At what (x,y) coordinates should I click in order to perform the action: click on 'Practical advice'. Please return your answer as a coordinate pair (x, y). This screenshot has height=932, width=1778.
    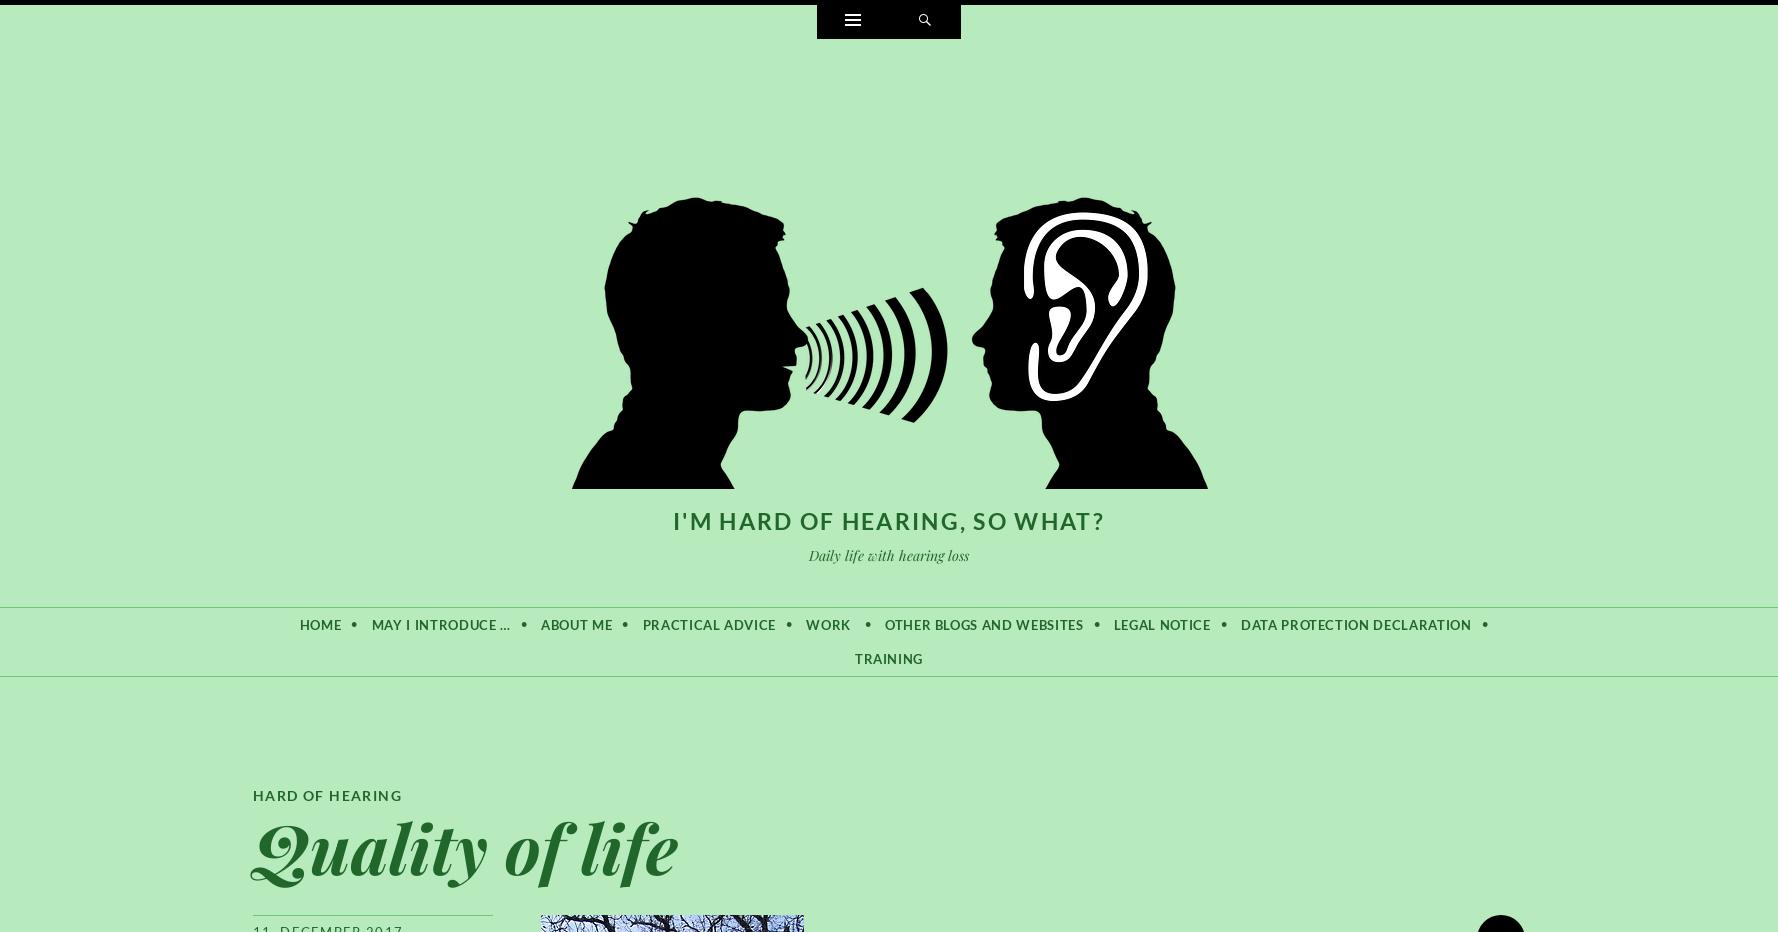
    Looking at the image, I should click on (708, 622).